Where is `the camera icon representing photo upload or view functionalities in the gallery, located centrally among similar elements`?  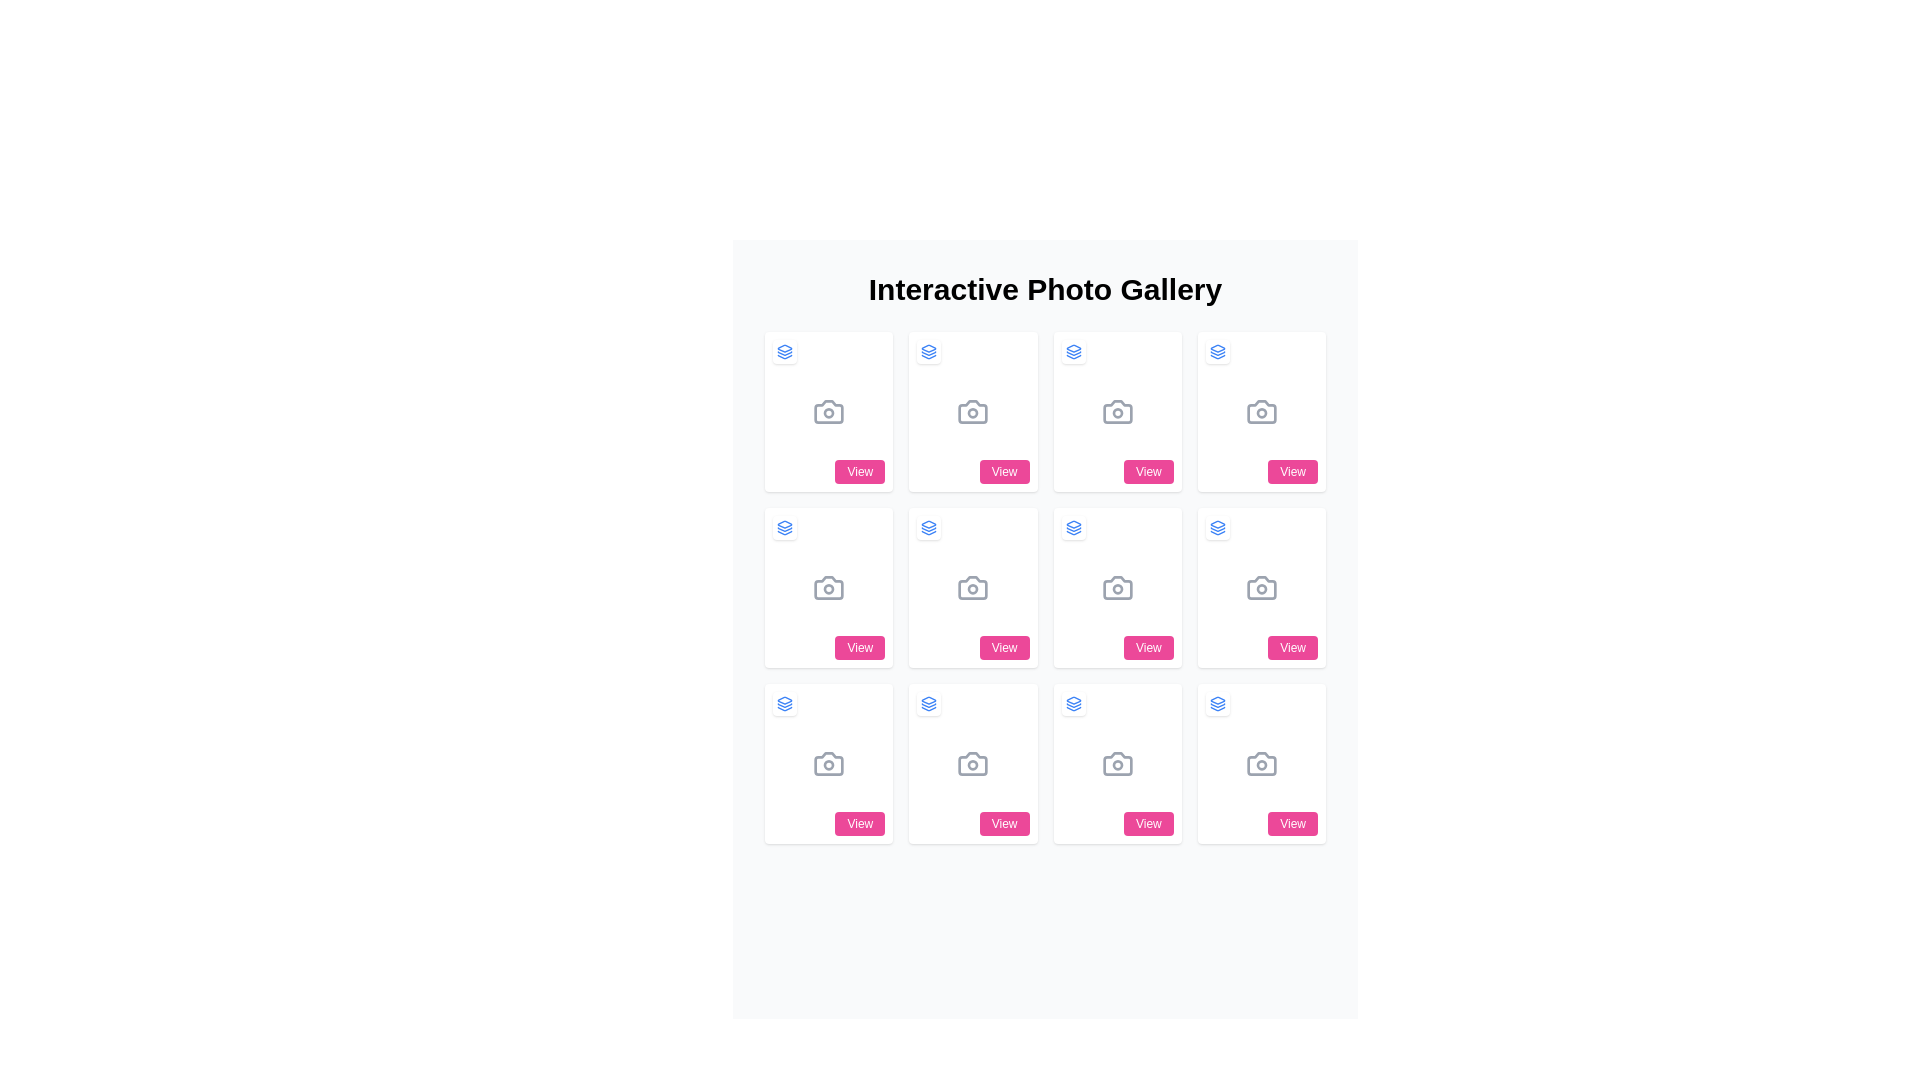 the camera icon representing photo upload or view functionalities in the gallery, located centrally among similar elements is located at coordinates (973, 411).